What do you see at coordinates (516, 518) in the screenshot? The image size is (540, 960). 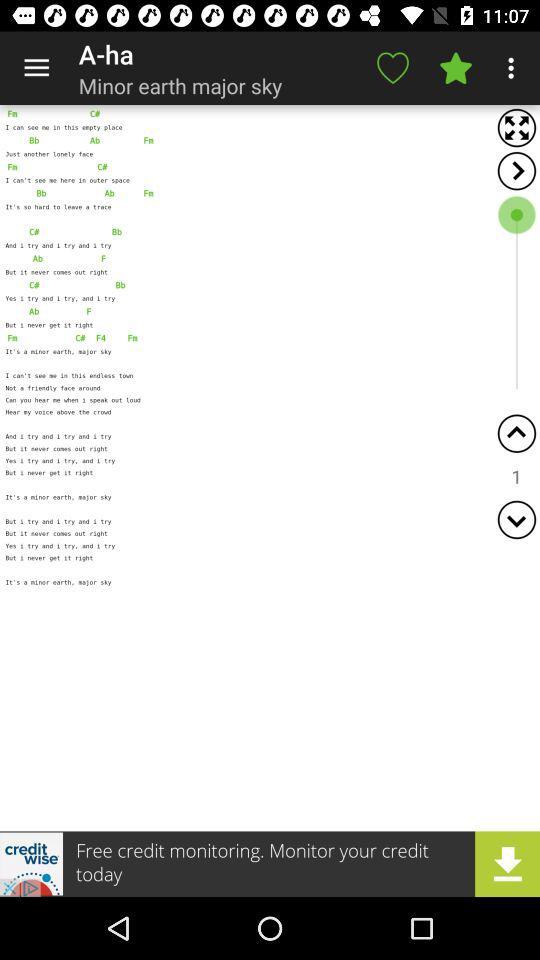 I see `the expand_more icon` at bounding box center [516, 518].